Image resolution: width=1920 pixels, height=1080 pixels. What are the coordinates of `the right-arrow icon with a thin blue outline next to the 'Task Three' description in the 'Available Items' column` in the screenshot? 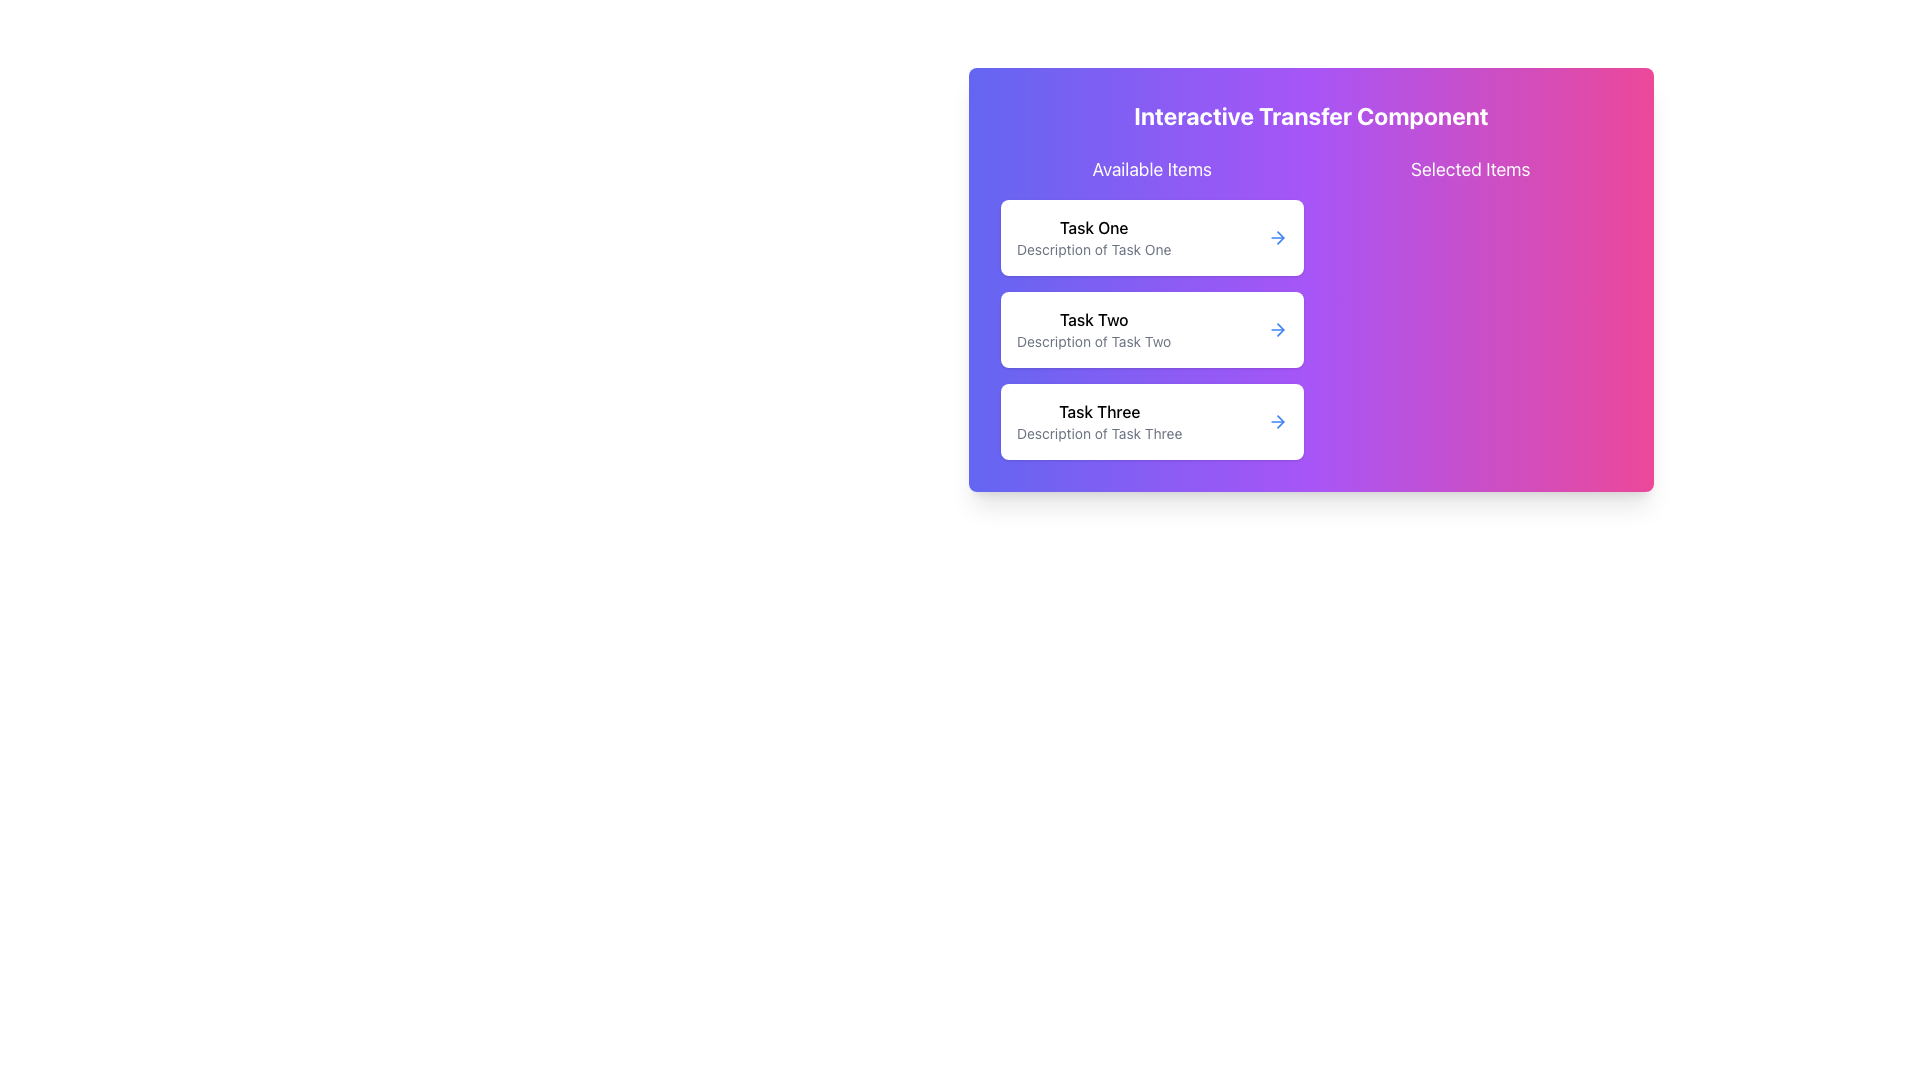 It's located at (1276, 420).